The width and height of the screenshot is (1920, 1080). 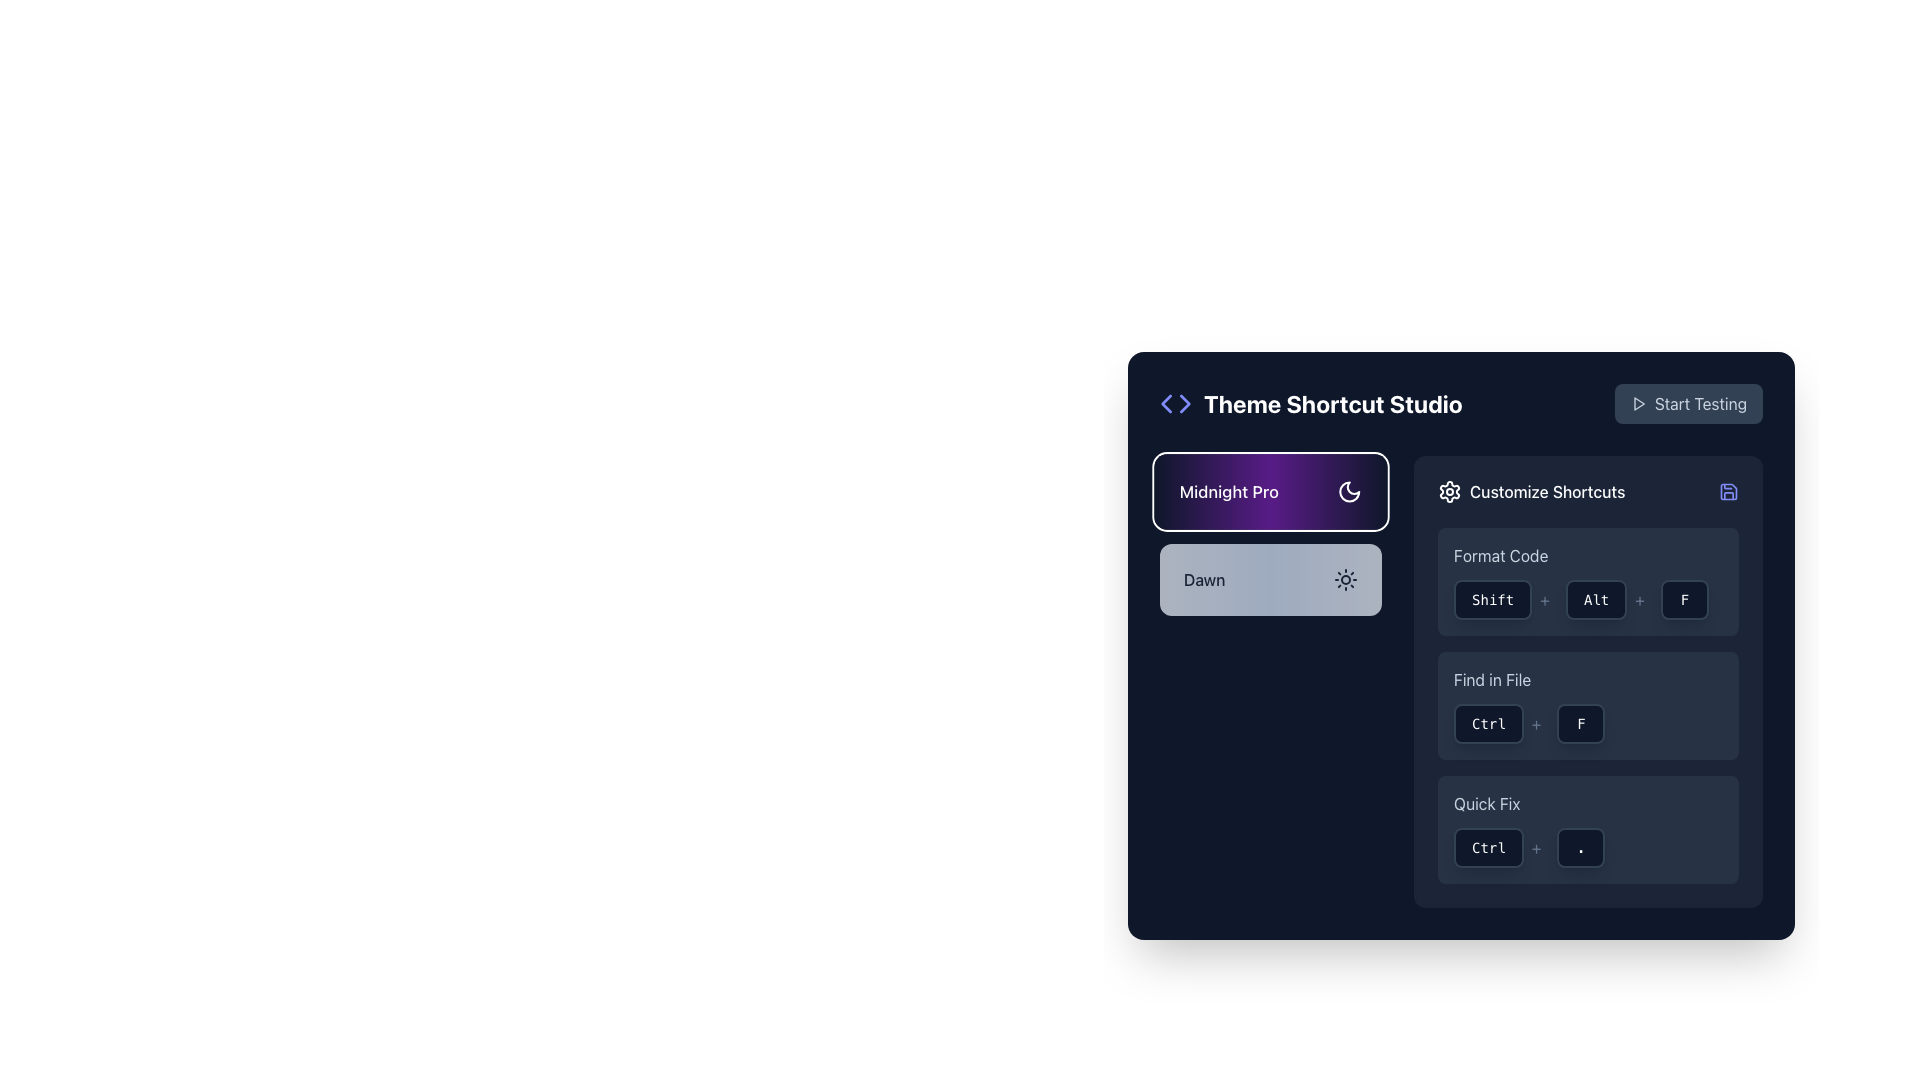 What do you see at coordinates (1609, 599) in the screenshot?
I see `the display-only button labeled 'Alt', which has a dark navy-blue background and white text, located in the 'Format Code' section of the 'Customize Shortcuts' panel` at bounding box center [1609, 599].